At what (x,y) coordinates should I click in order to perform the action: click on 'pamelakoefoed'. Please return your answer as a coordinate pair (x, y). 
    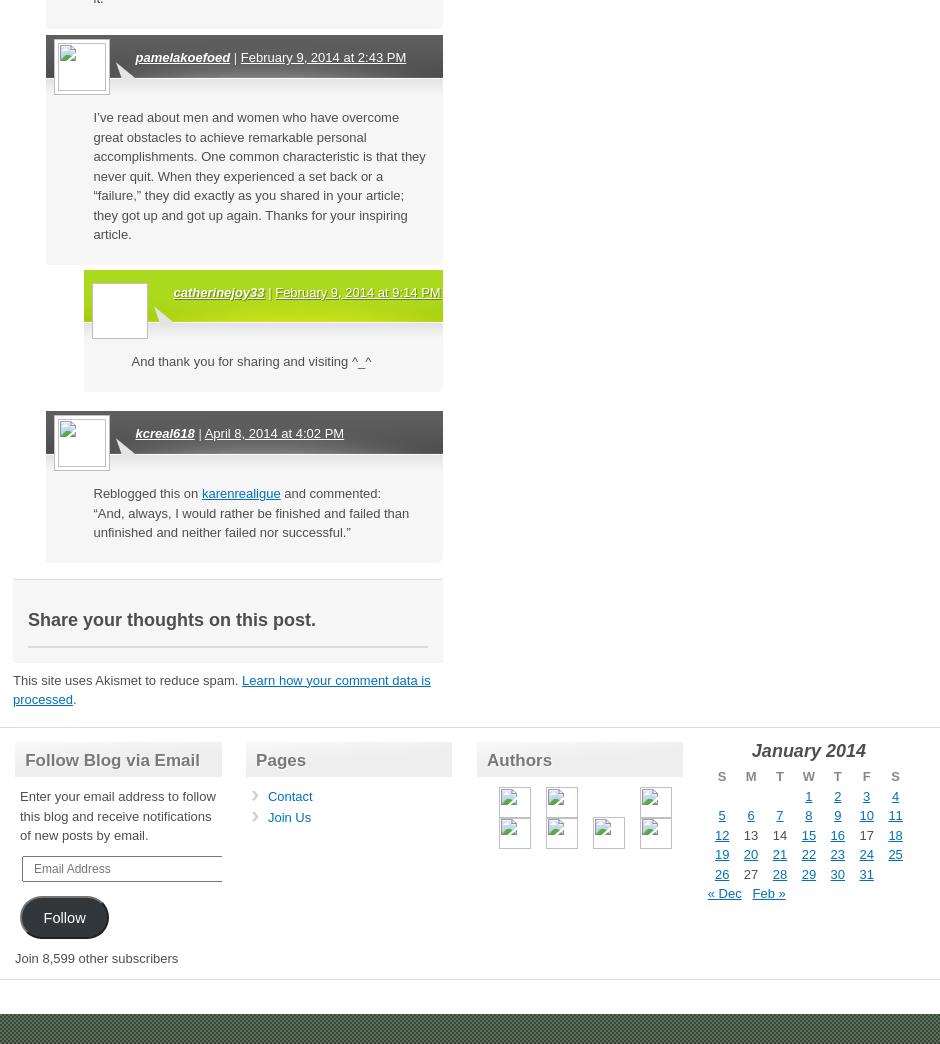
    Looking at the image, I should click on (182, 56).